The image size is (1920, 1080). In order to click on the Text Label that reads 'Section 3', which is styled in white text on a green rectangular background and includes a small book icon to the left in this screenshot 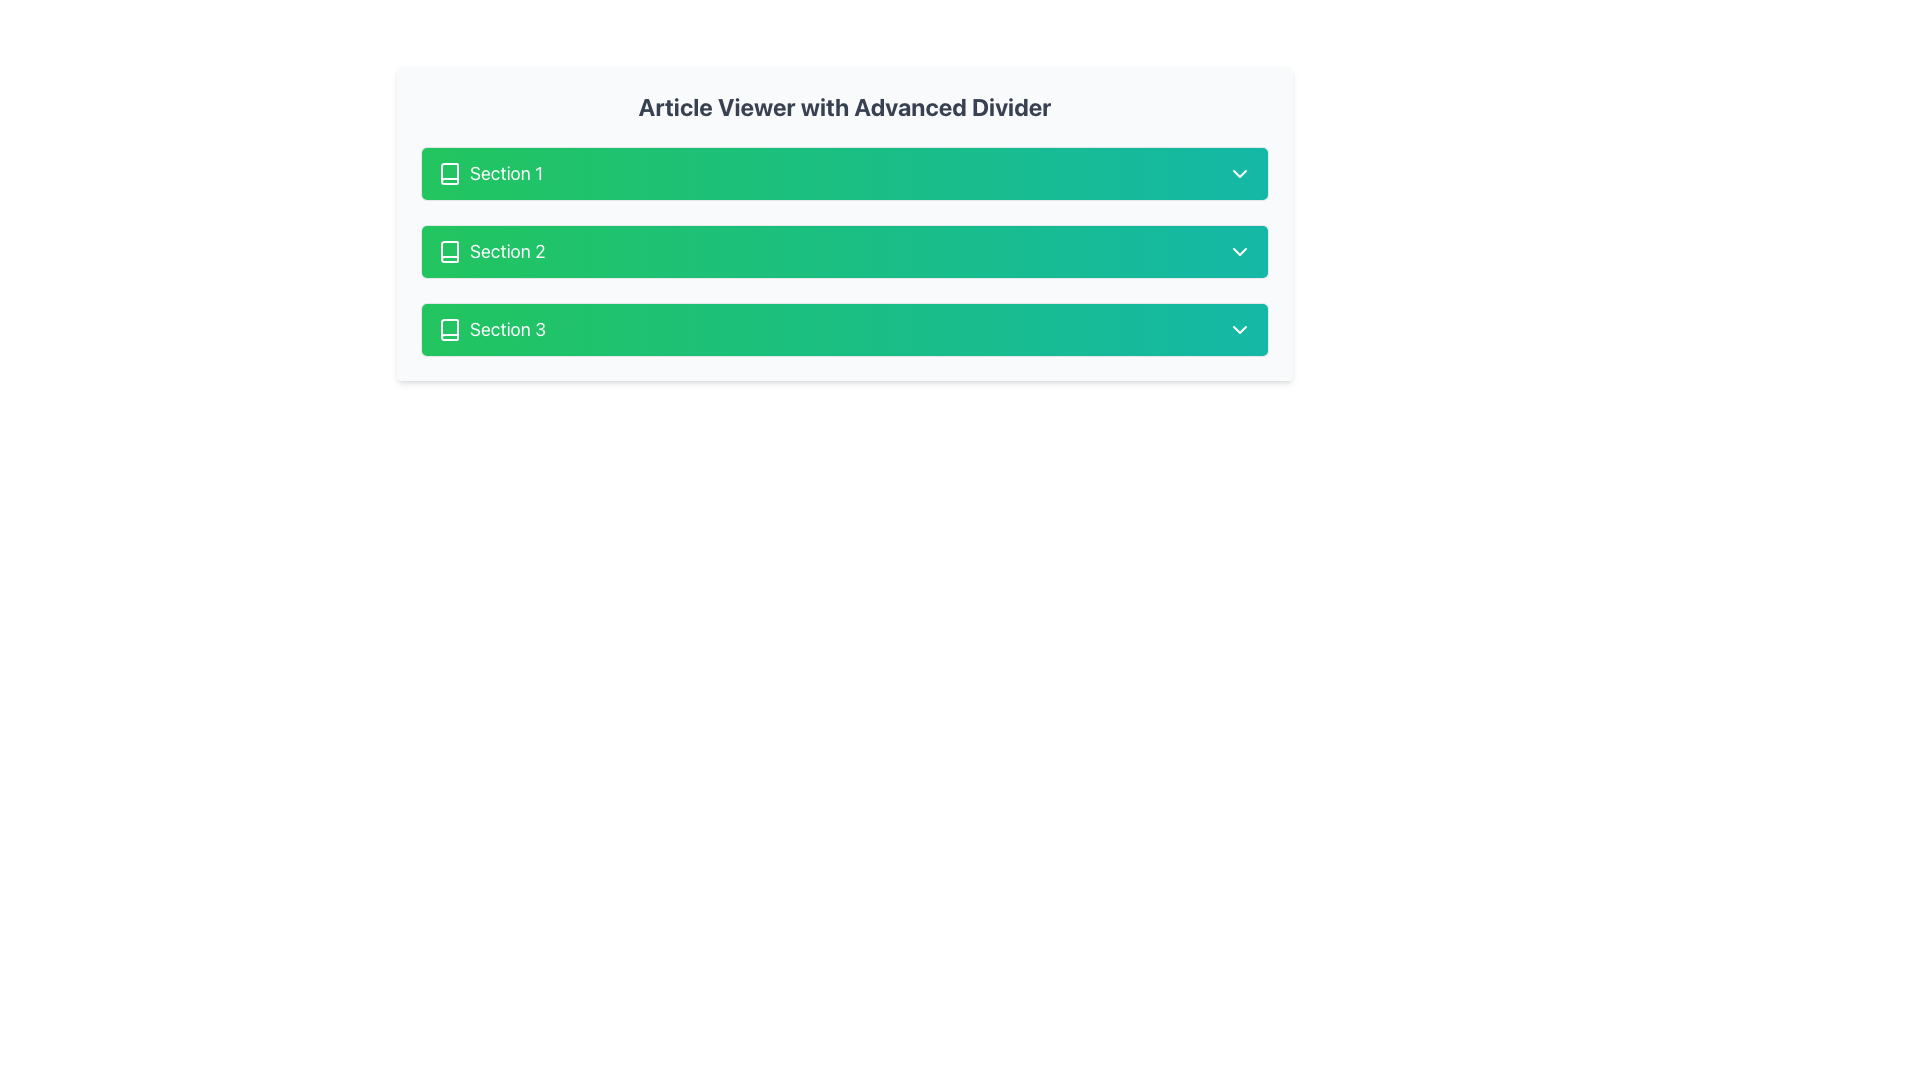, I will do `click(508, 329)`.